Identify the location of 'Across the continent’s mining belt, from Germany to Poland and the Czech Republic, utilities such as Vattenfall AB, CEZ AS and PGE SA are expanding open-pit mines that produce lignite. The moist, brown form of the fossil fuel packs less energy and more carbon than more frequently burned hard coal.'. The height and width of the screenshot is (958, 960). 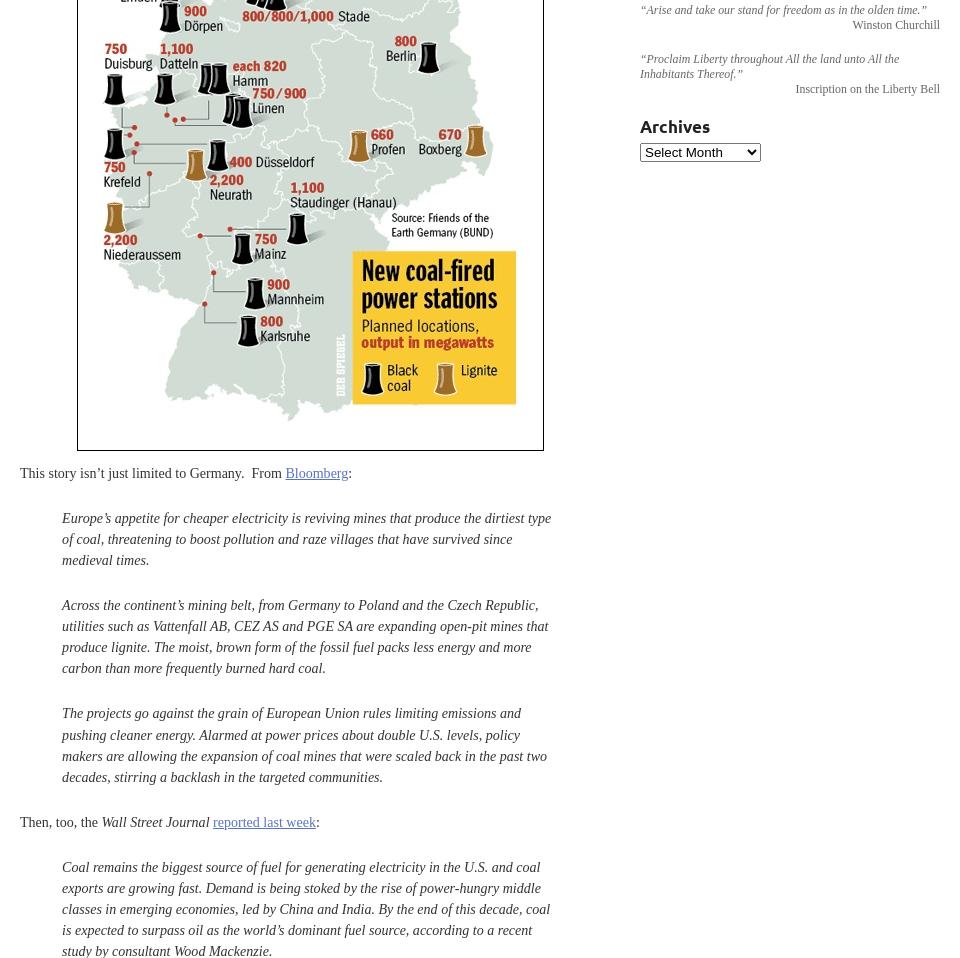
(62, 636).